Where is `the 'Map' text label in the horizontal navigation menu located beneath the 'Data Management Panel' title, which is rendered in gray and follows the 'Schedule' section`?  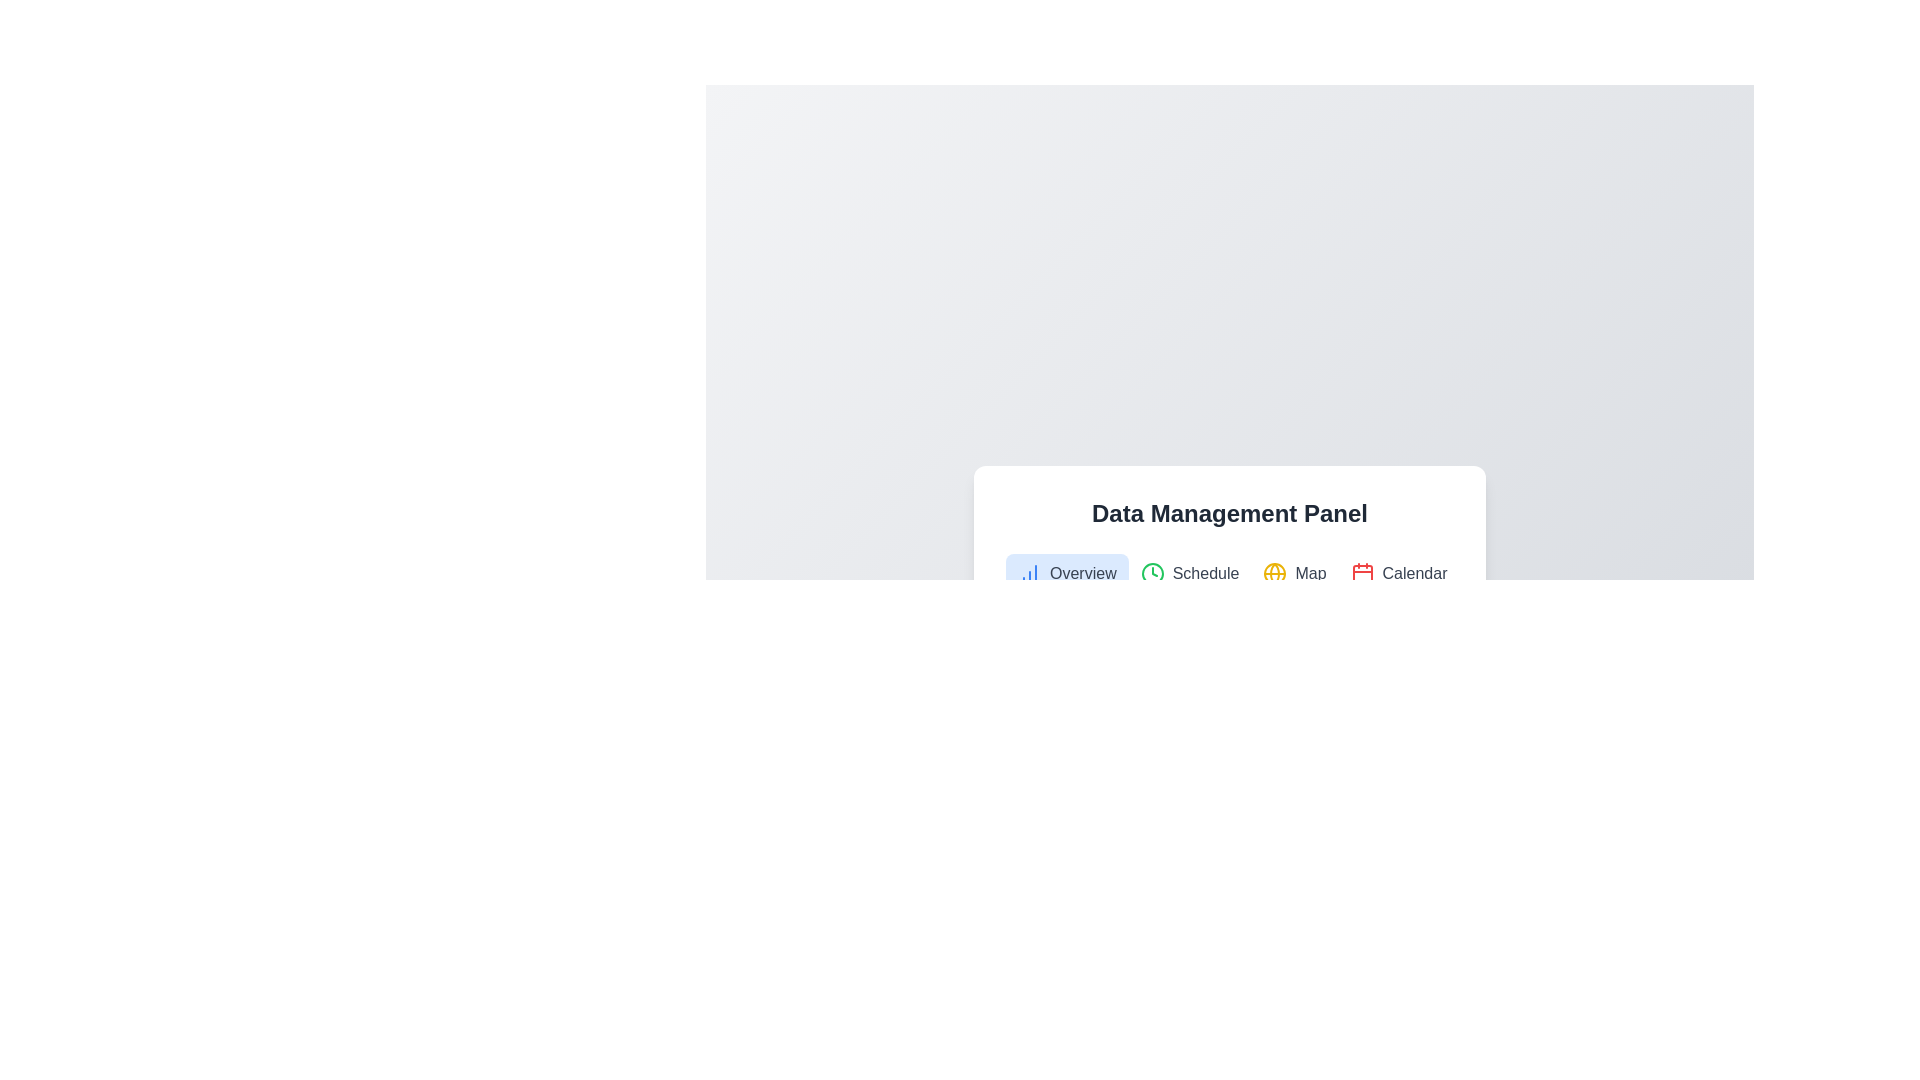
the 'Map' text label in the horizontal navigation menu located beneath the 'Data Management Panel' title, which is rendered in gray and follows the 'Schedule' section is located at coordinates (1310, 574).